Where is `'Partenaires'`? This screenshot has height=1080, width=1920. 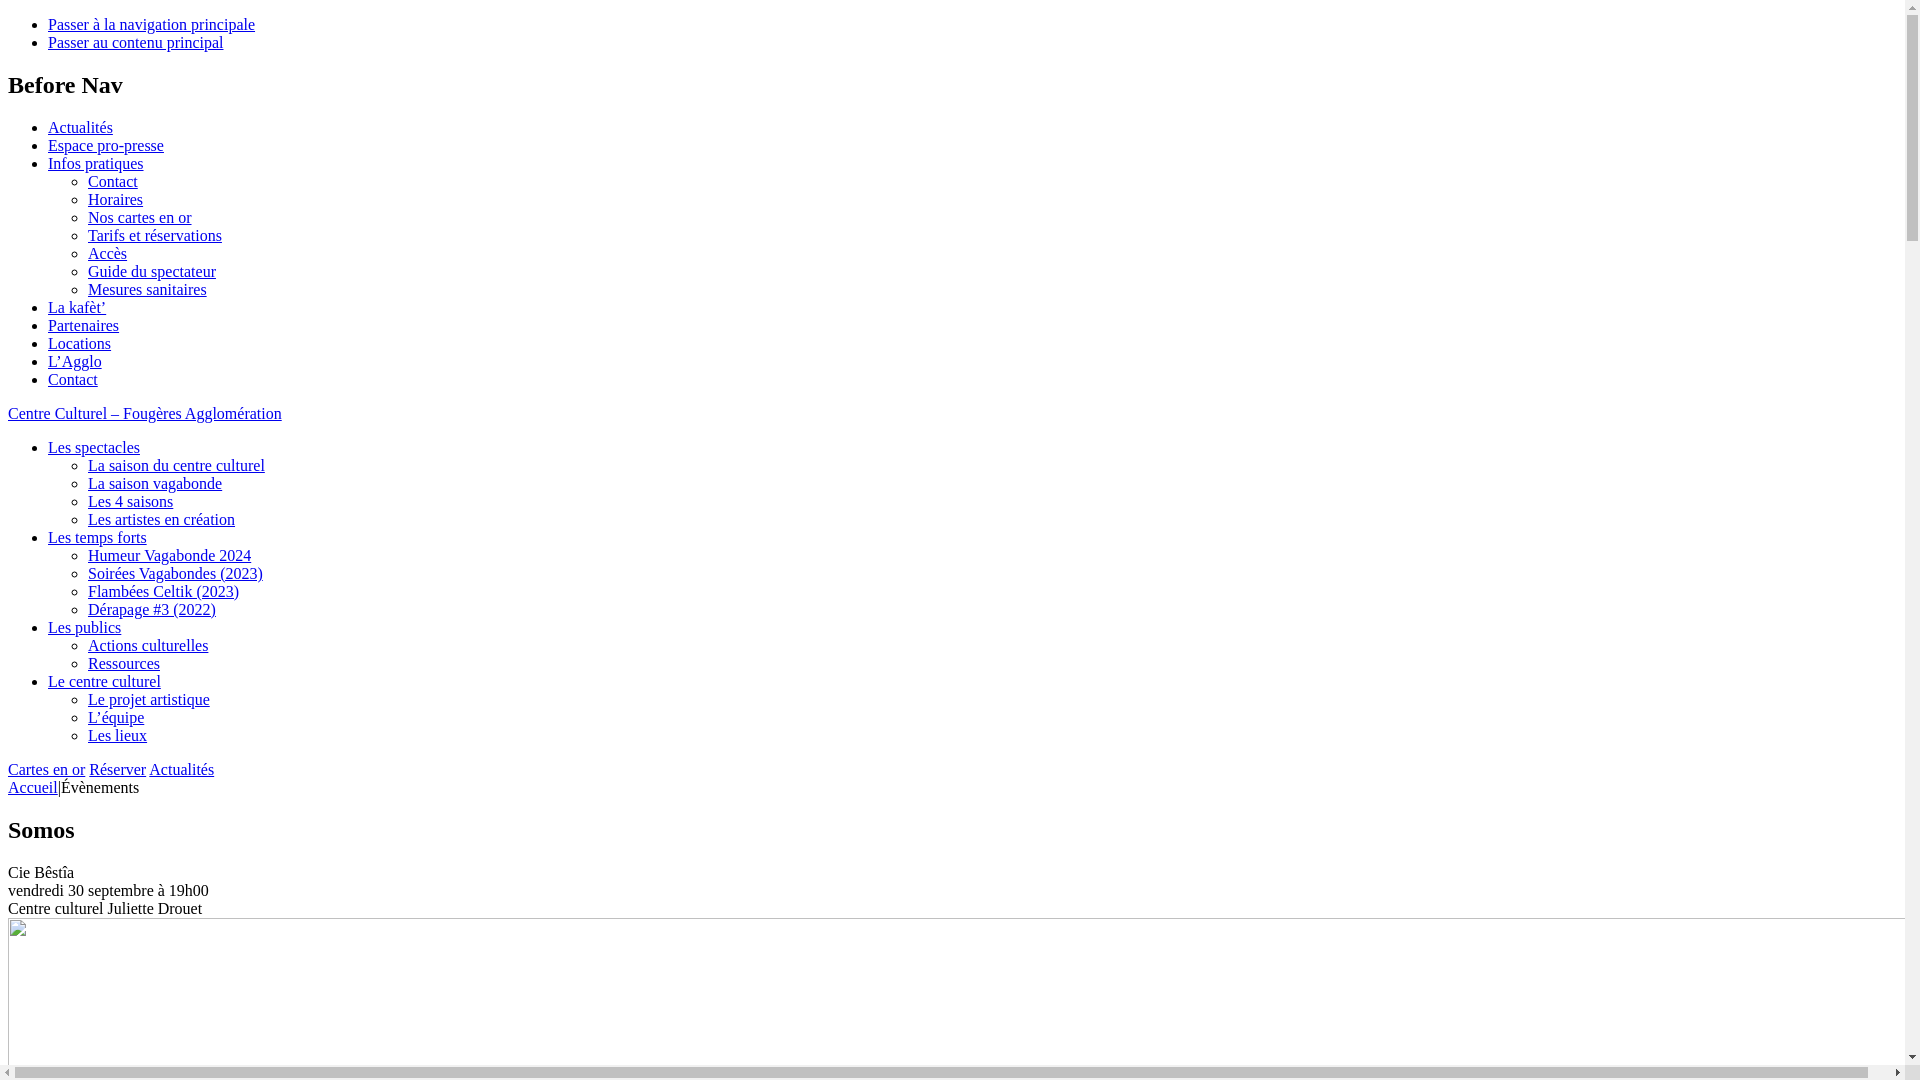 'Partenaires' is located at coordinates (82, 324).